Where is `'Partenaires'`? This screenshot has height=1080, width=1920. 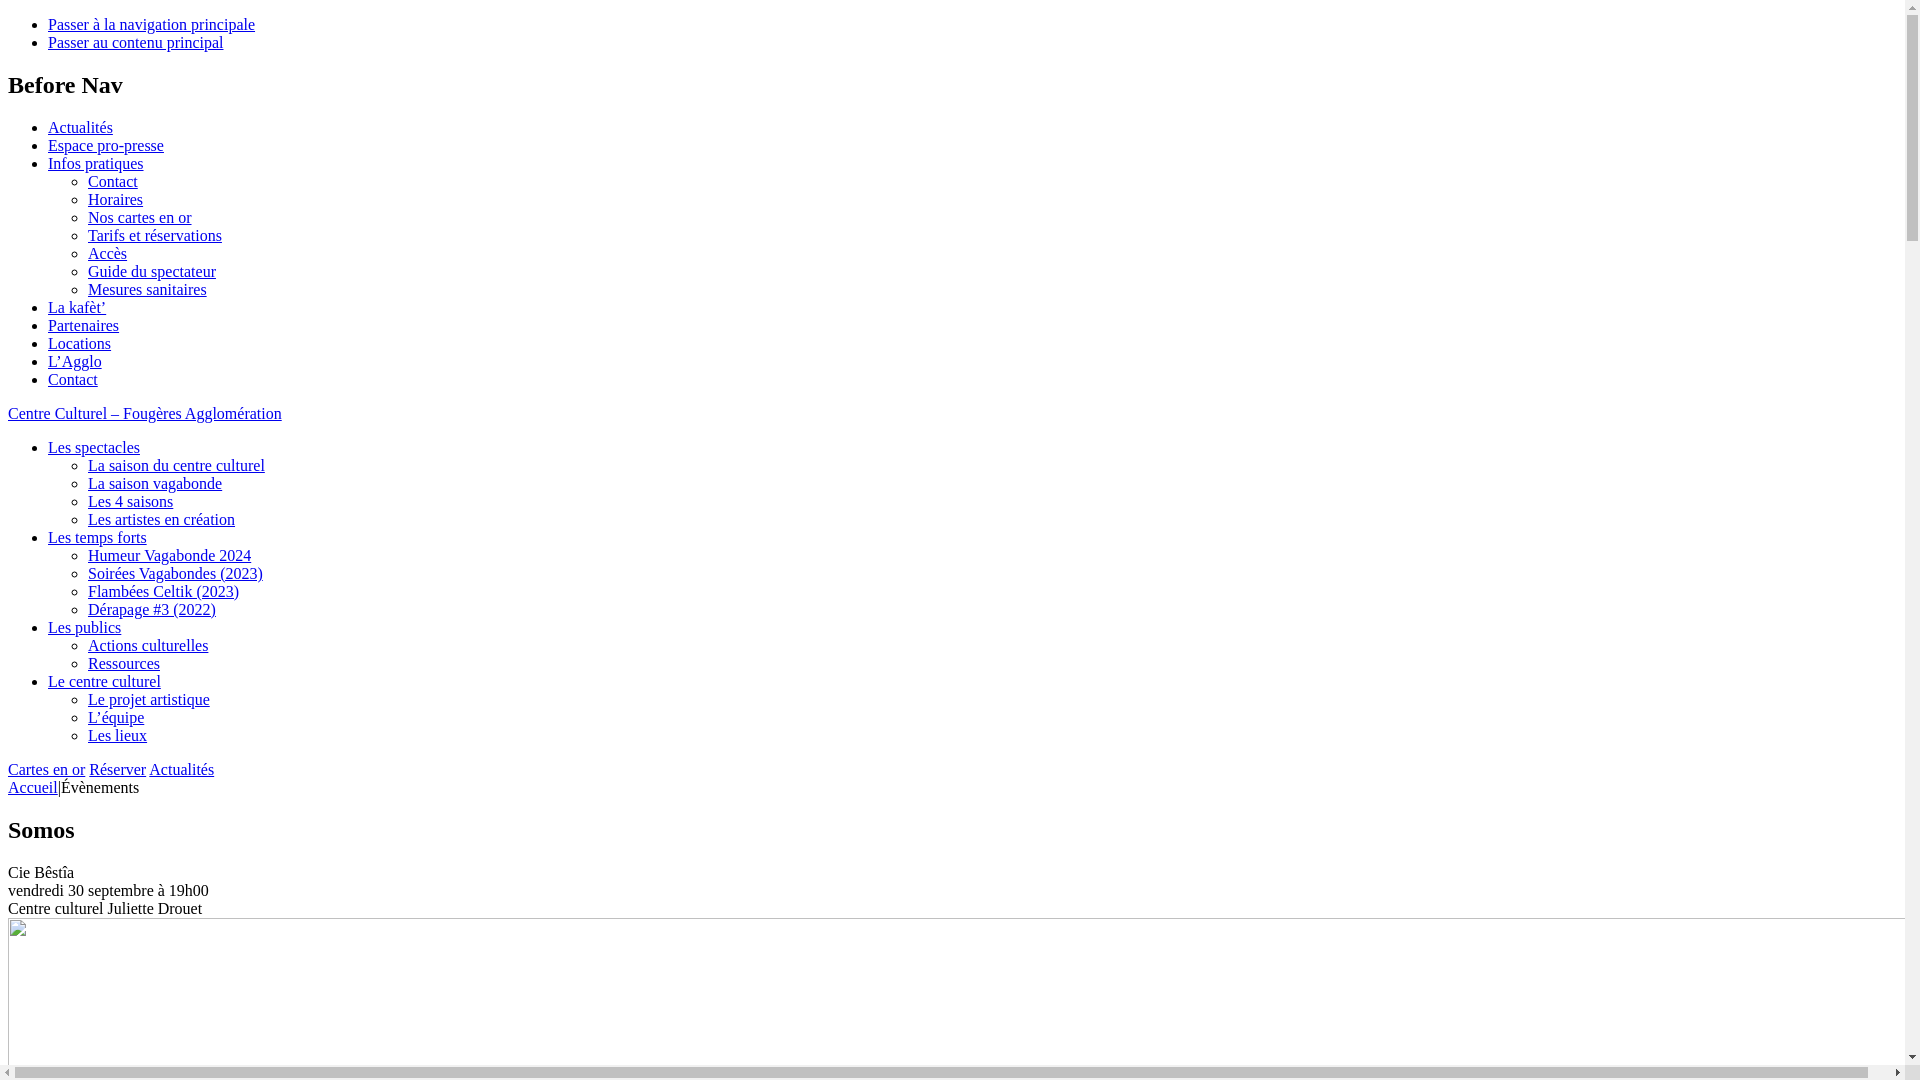 'Partenaires' is located at coordinates (82, 324).